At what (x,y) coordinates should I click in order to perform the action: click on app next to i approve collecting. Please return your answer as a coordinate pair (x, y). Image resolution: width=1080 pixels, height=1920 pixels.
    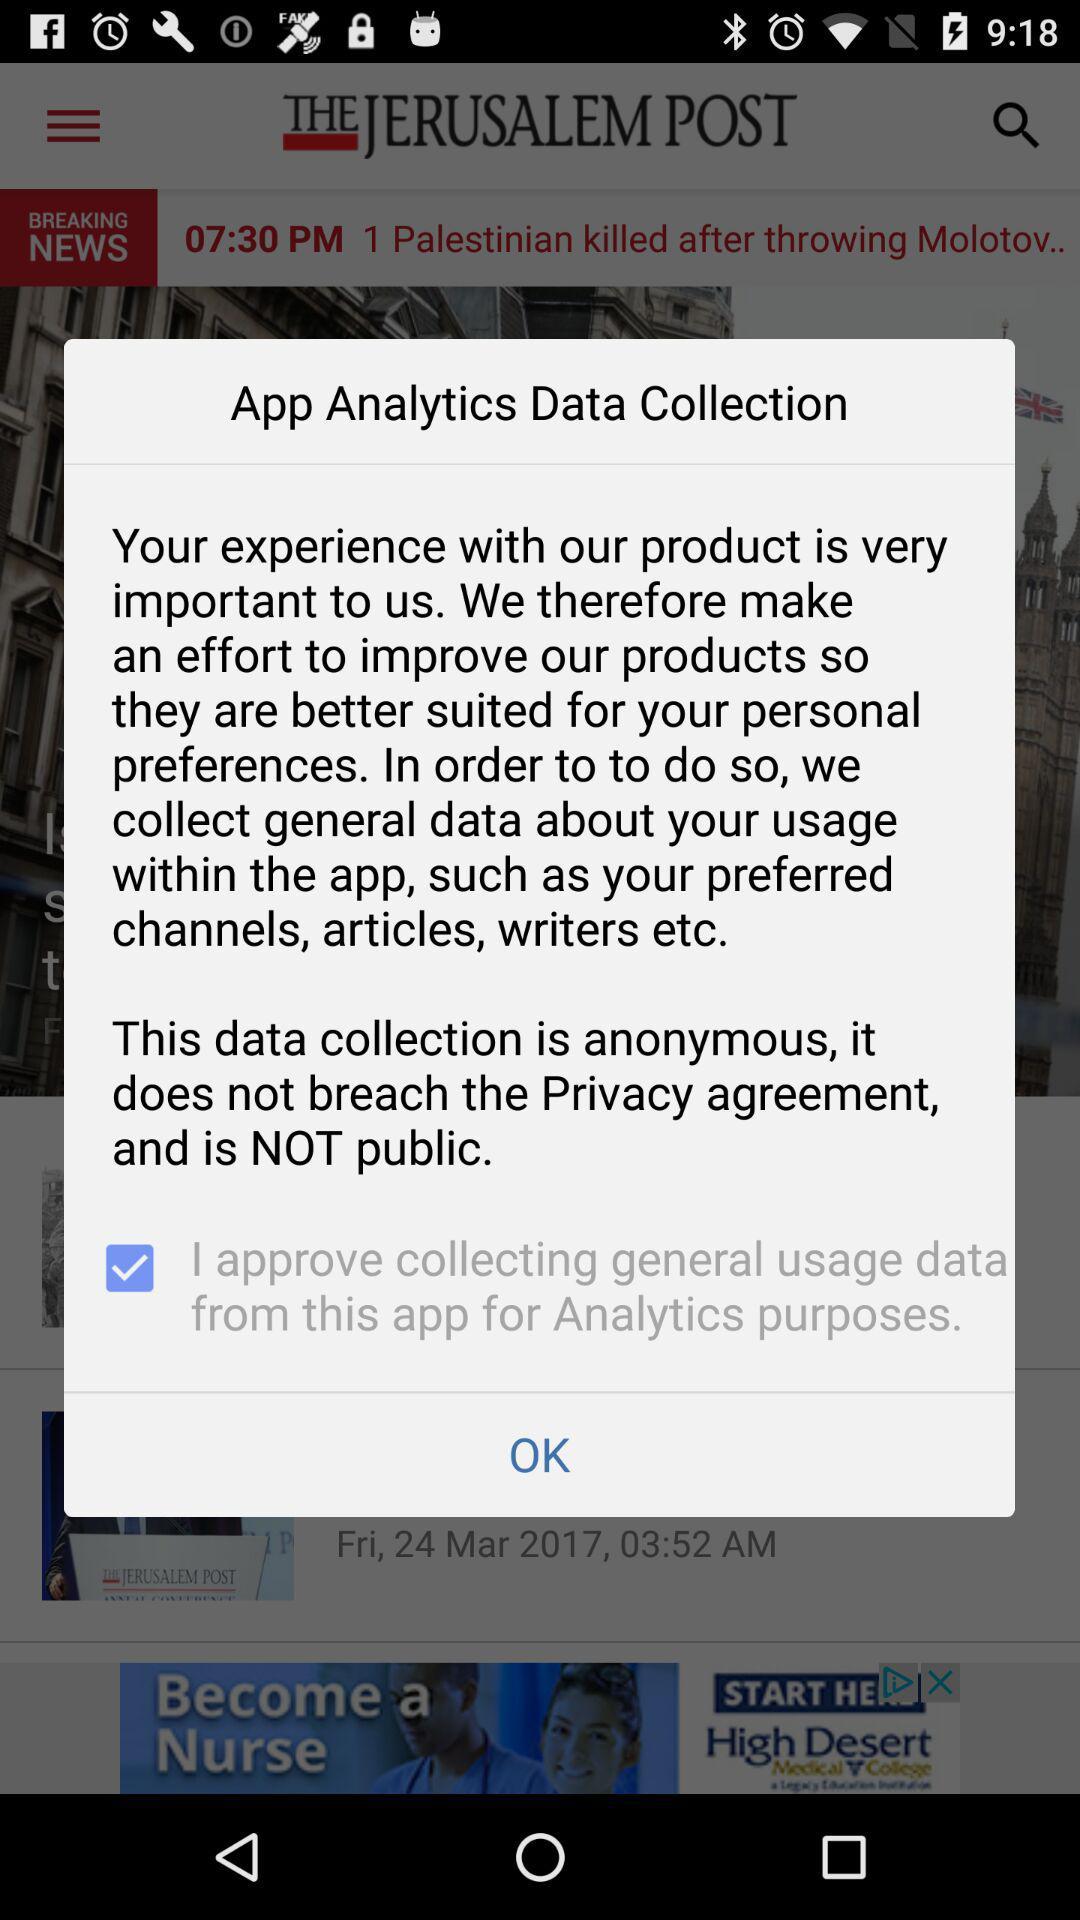
    Looking at the image, I should click on (127, 1288).